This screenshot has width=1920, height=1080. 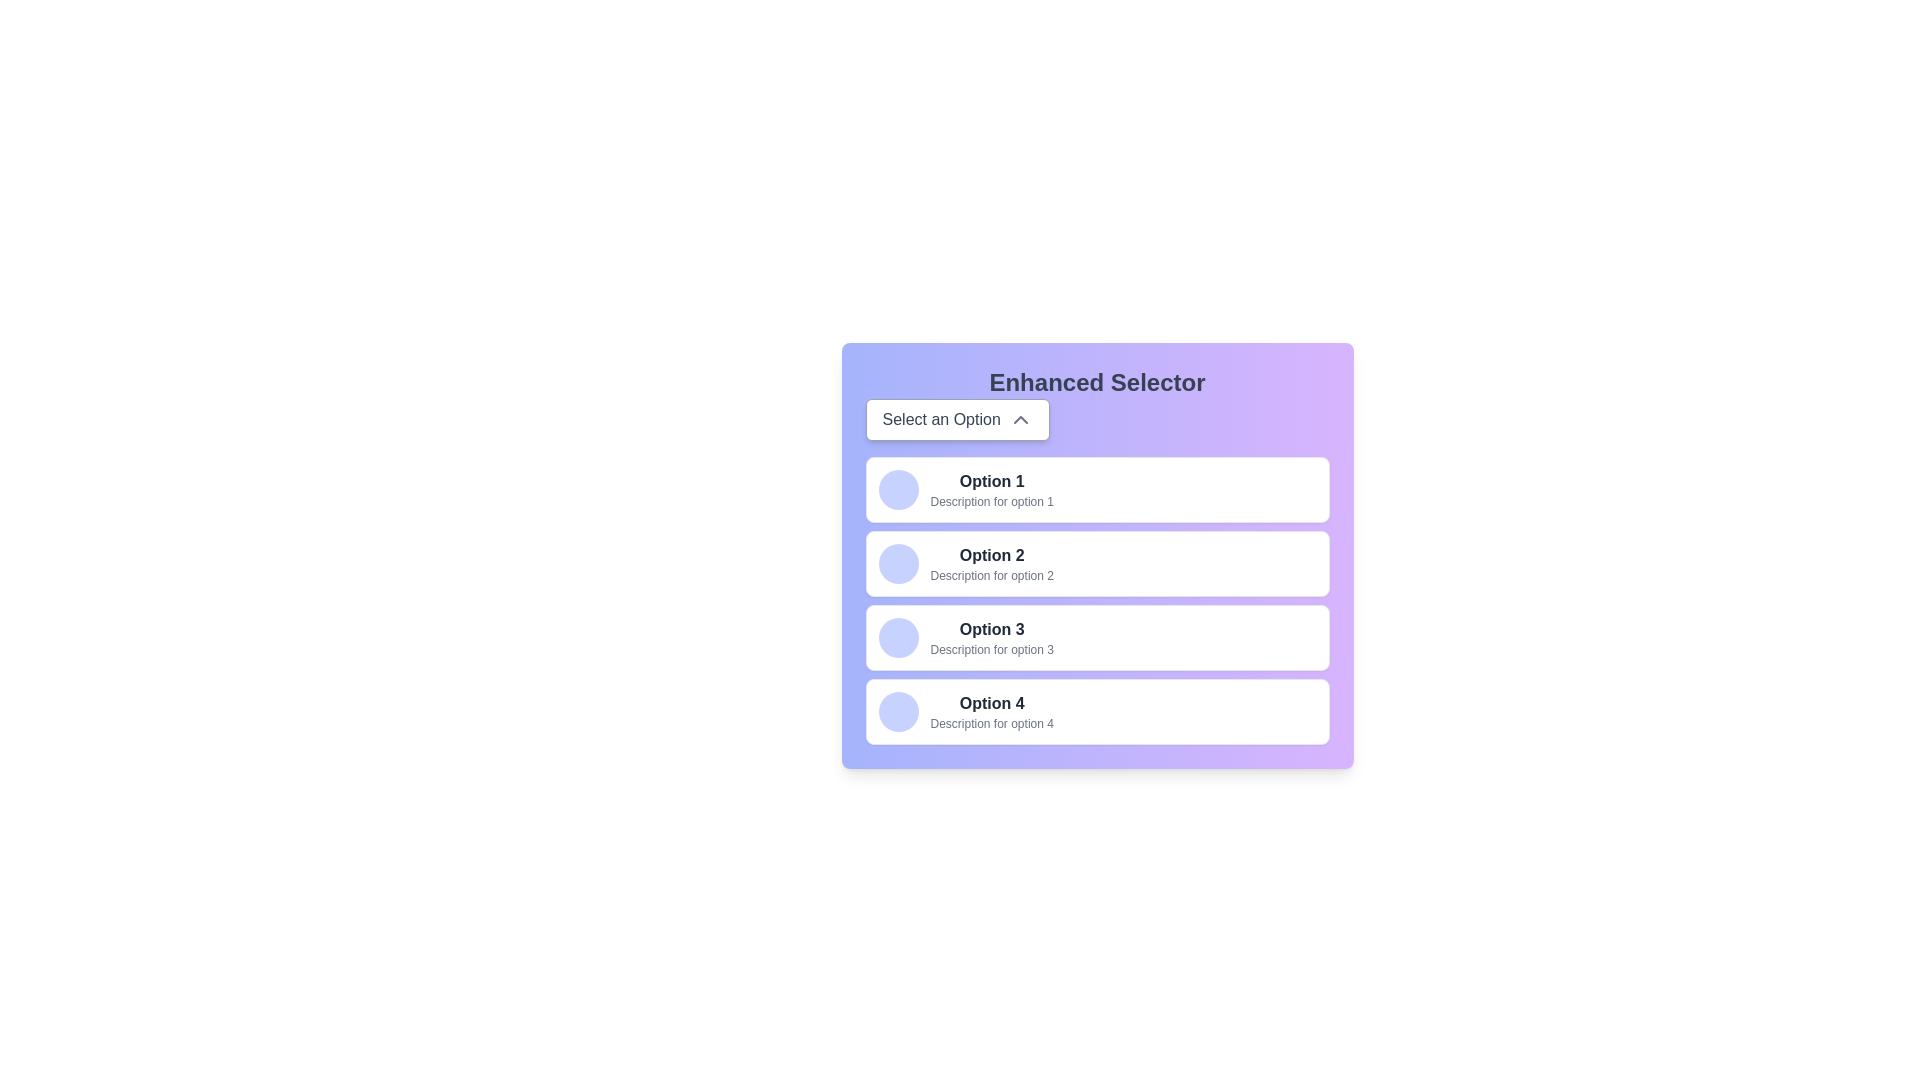 I want to click on the text label containing the bolded text 'Option 2' which is part of the selection menu, so click(x=992, y=555).